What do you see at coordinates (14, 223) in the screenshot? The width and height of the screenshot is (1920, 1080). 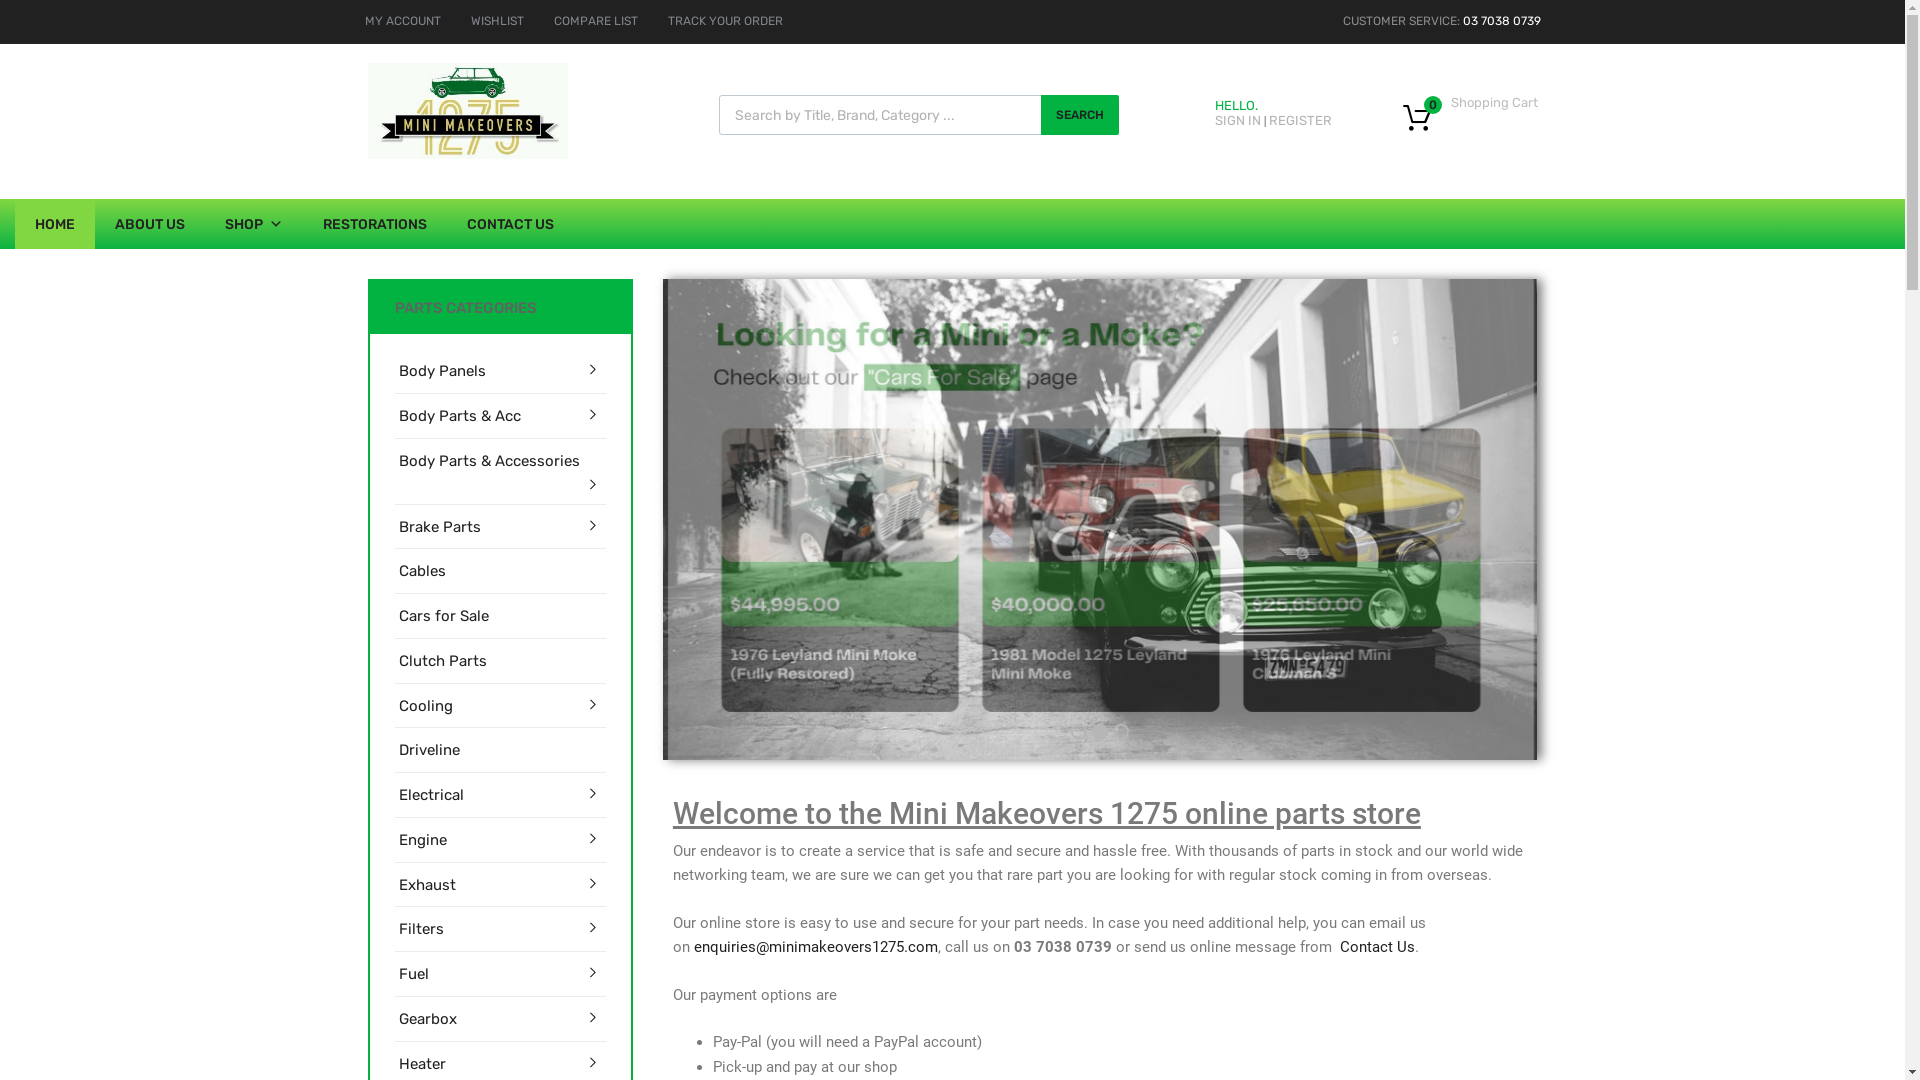 I see `'HOME'` at bounding box center [14, 223].